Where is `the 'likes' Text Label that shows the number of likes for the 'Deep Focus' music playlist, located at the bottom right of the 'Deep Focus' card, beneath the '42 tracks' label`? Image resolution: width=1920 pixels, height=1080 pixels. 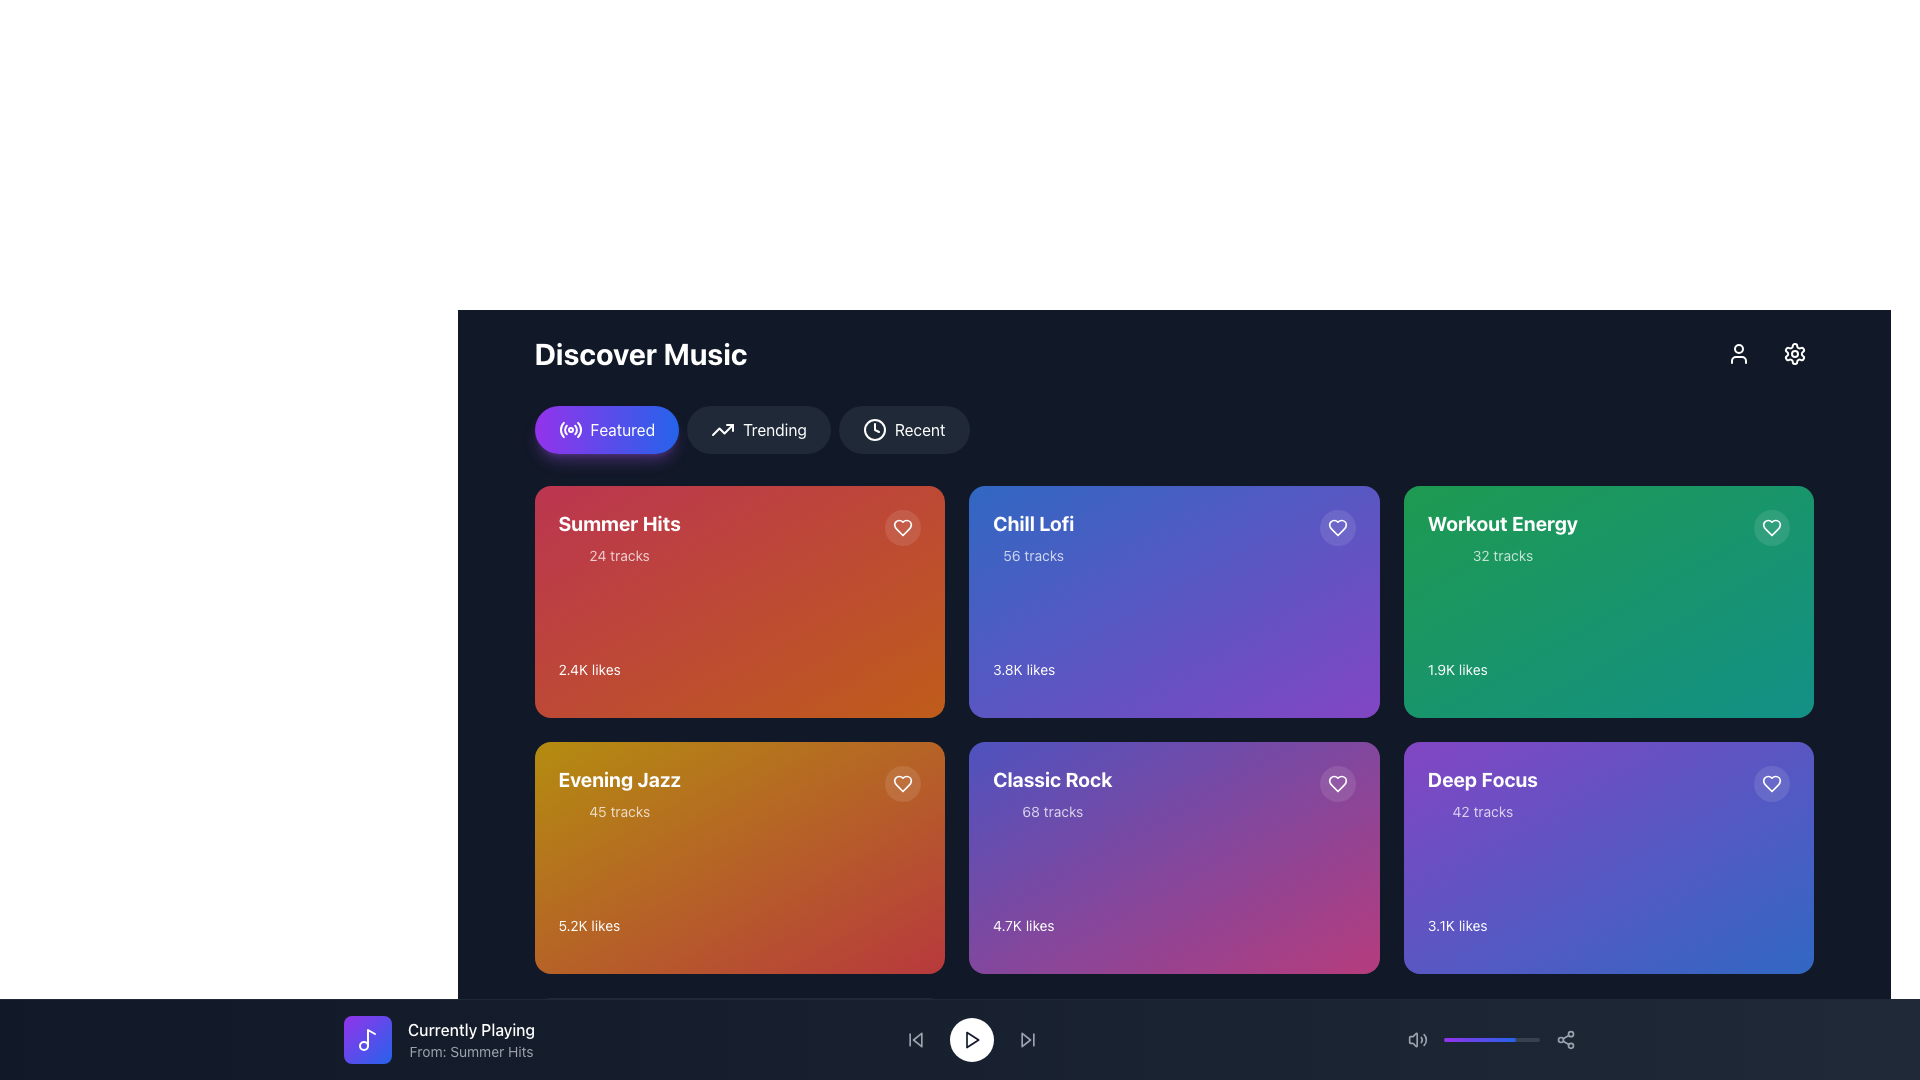 the 'likes' Text Label that shows the number of likes for the 'Deep Focus' music playlist, located at the bottom right of the 'Deep Focus' card, beneath the '42 tracks' label is located at coordinates (1457, 925).